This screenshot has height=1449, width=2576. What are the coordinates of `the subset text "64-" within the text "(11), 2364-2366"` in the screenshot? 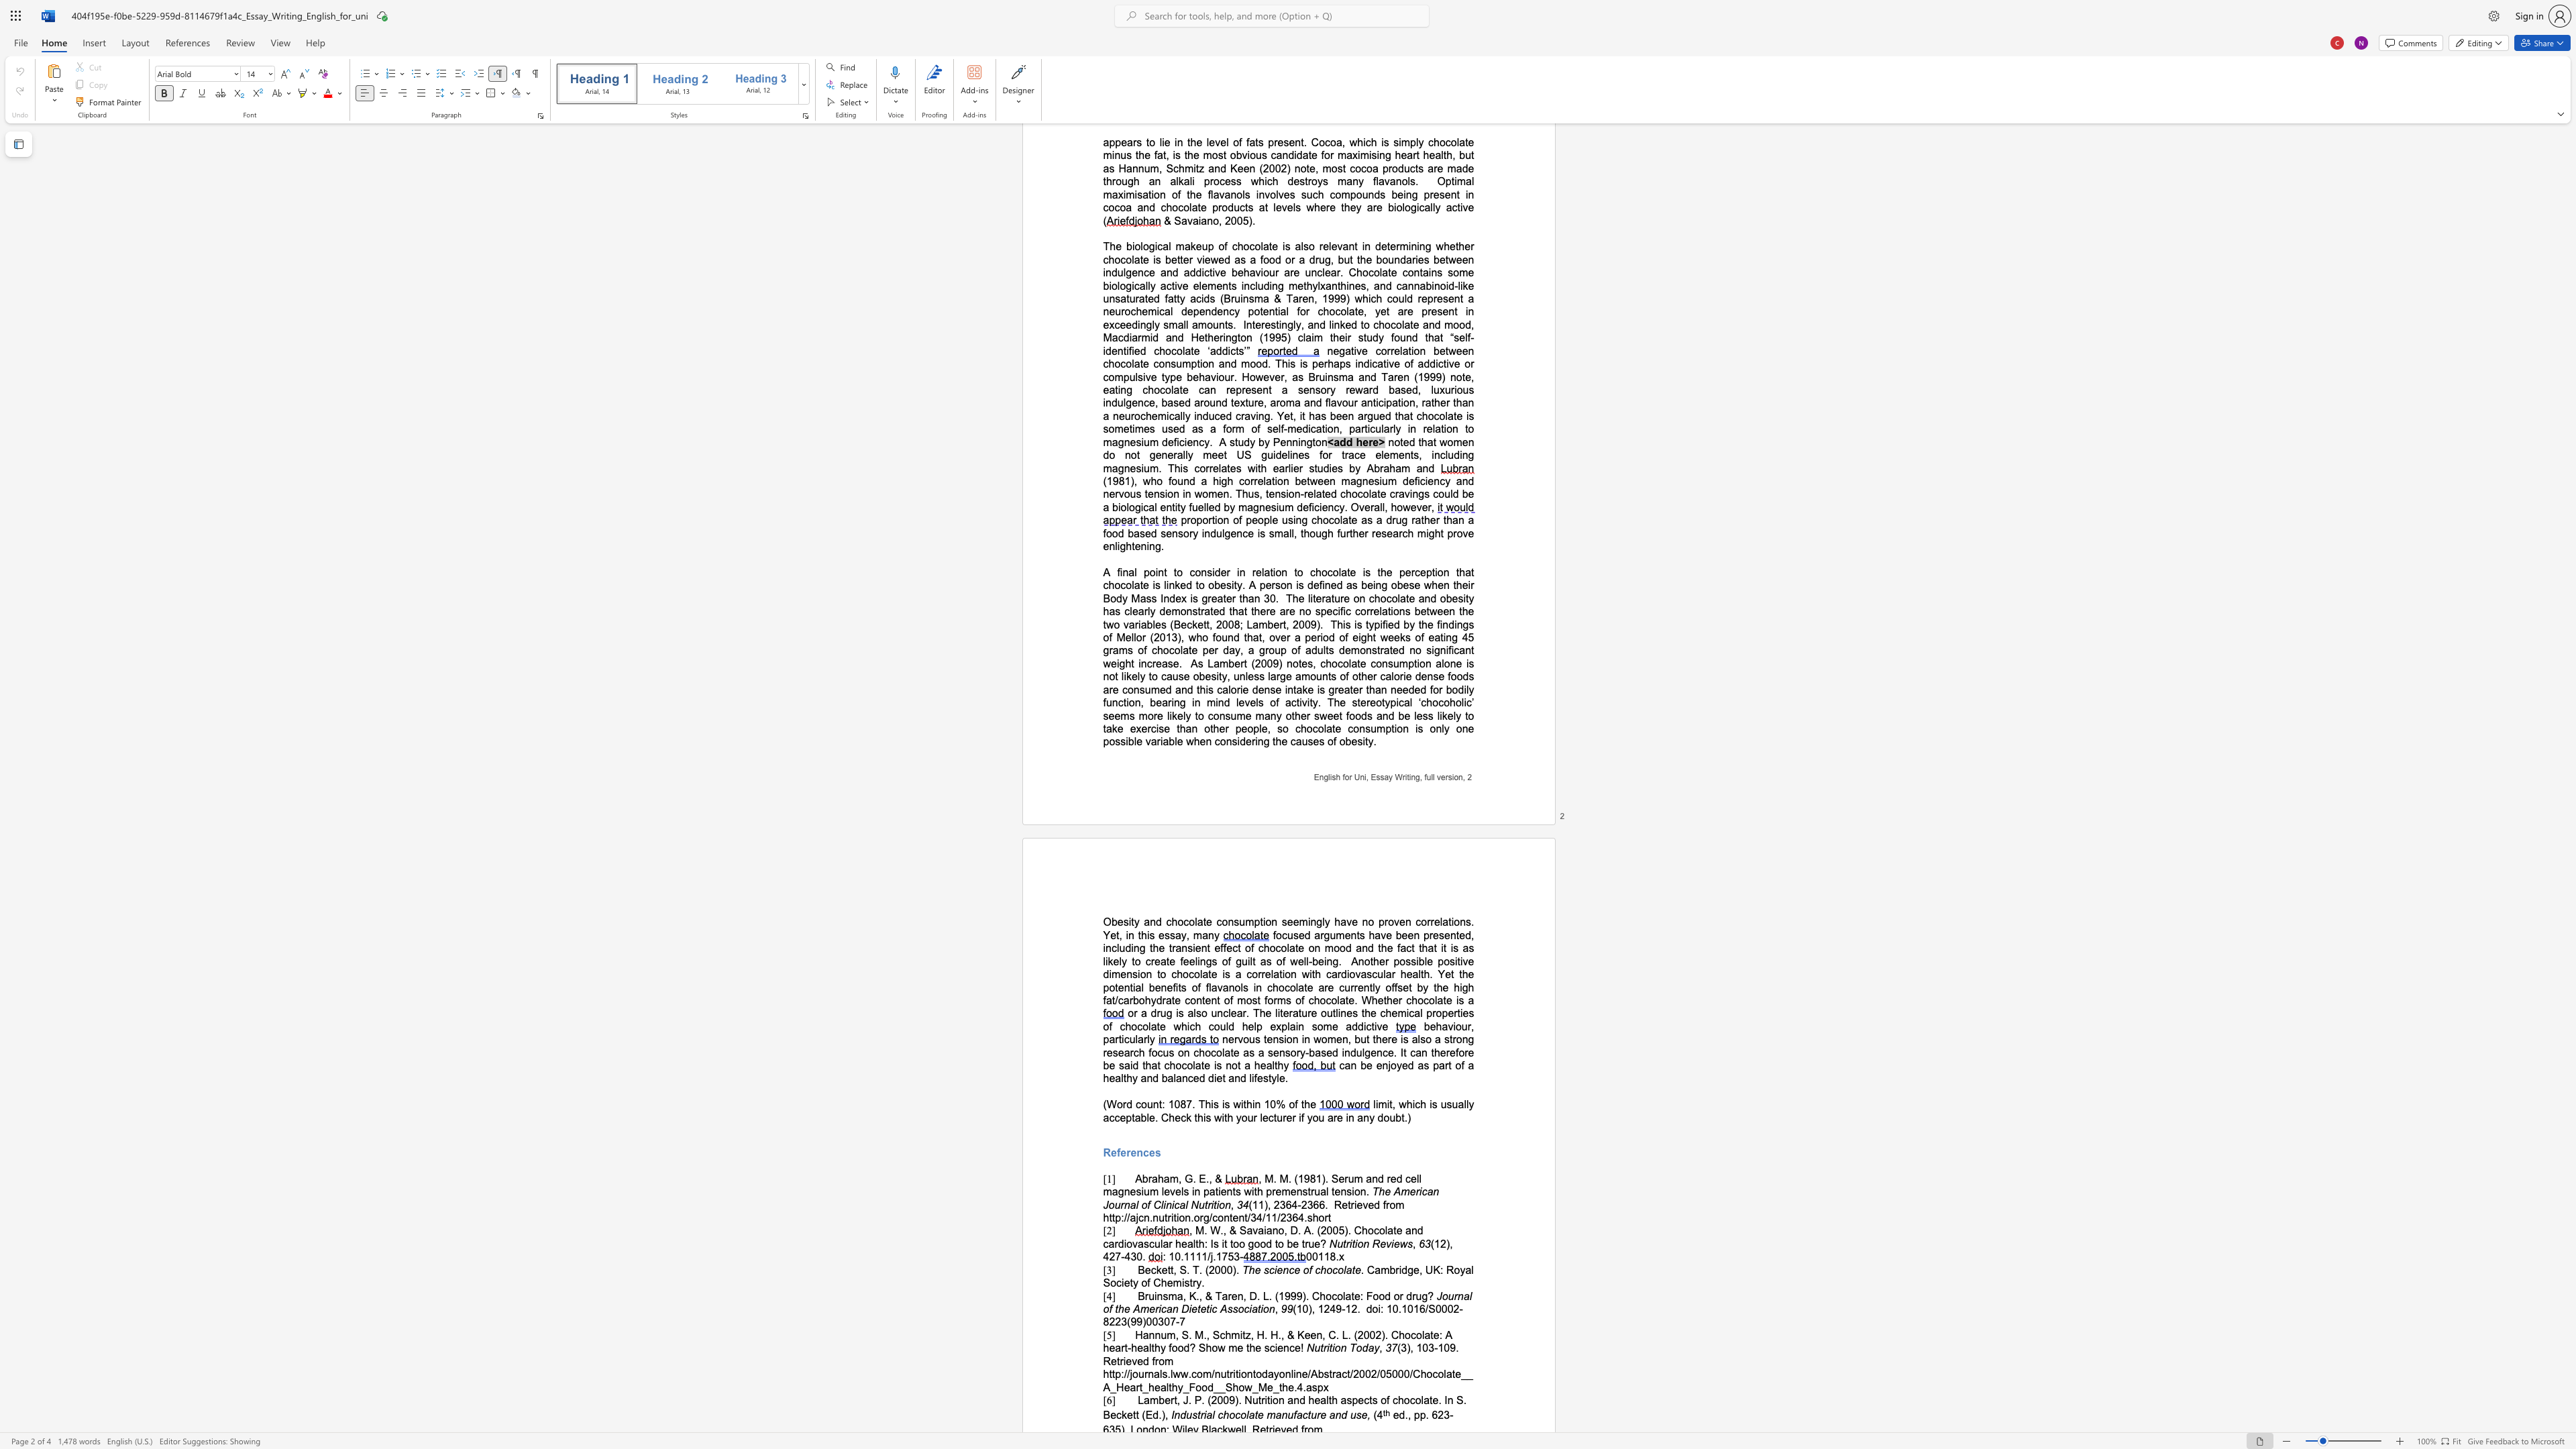 It's located at (1284, 1204).